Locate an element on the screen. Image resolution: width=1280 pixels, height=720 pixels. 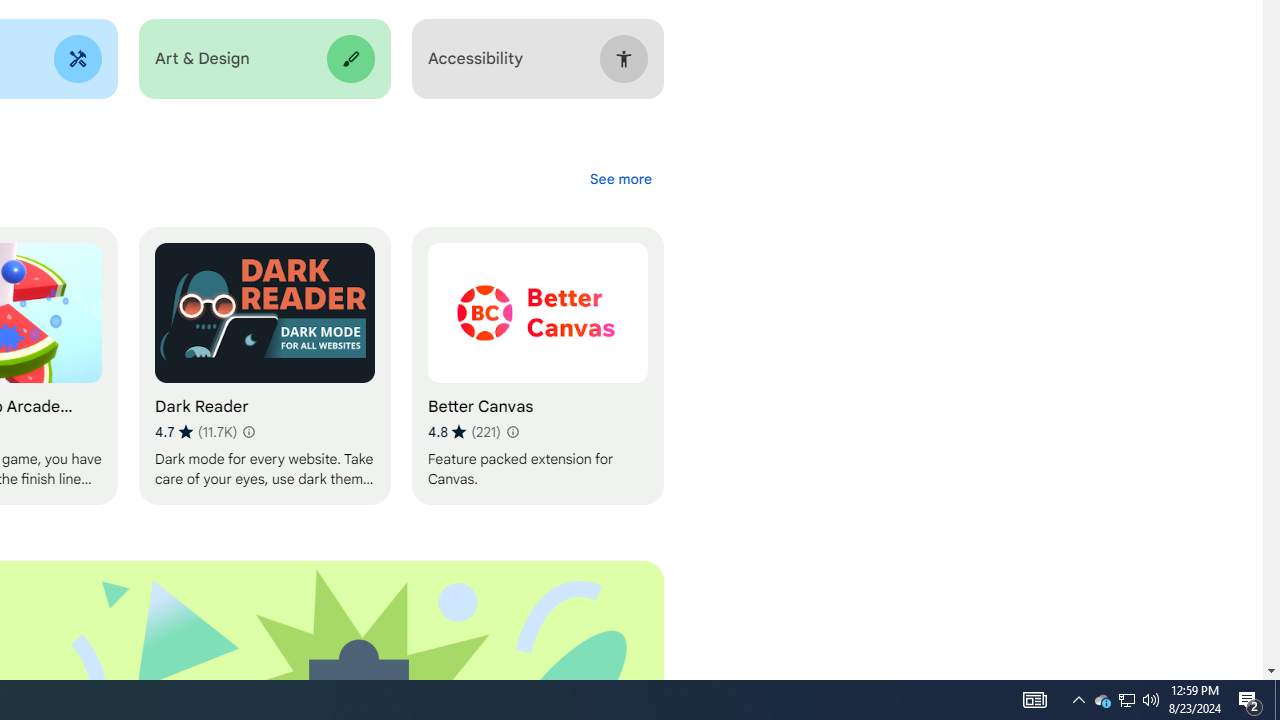
'Average rating 4.7 out of 5 stars. 11.7K ratings.' is located at coordinates (195, 431).